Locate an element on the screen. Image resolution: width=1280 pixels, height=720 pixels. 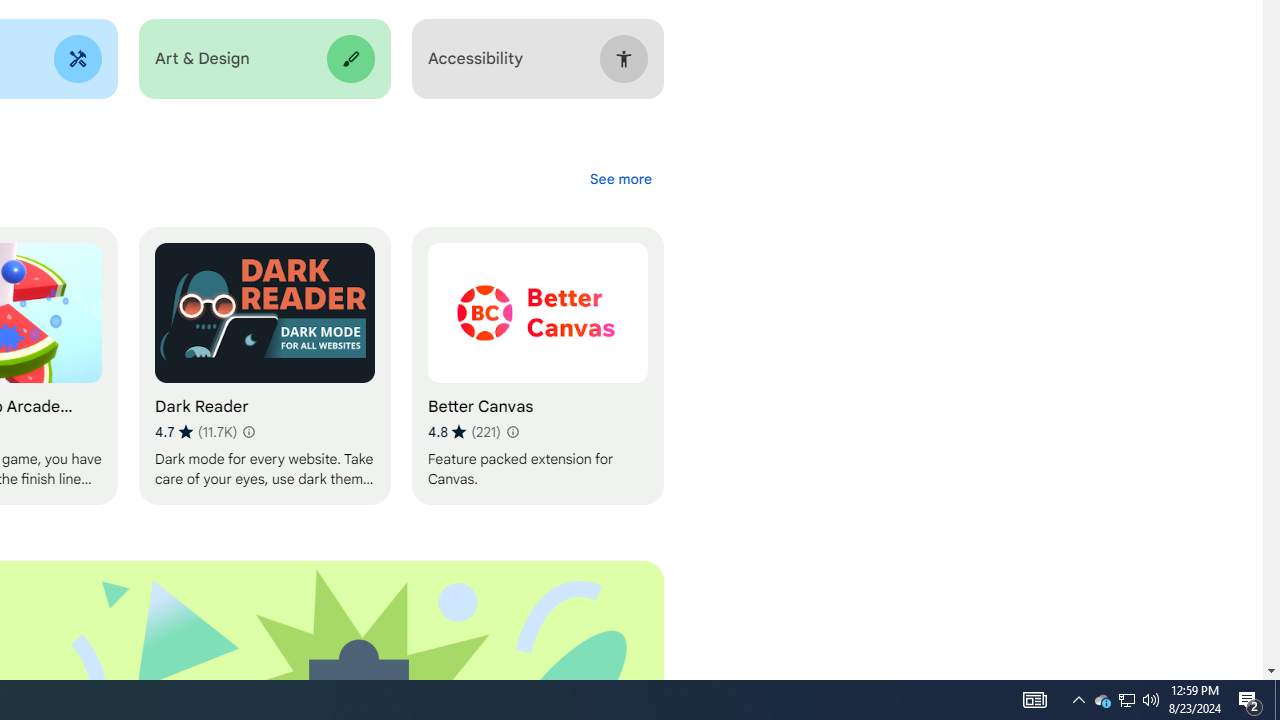
'Average rating 4.7 out of 5 stars. 11.7K ratings.' is located at coordinates (195, 431).